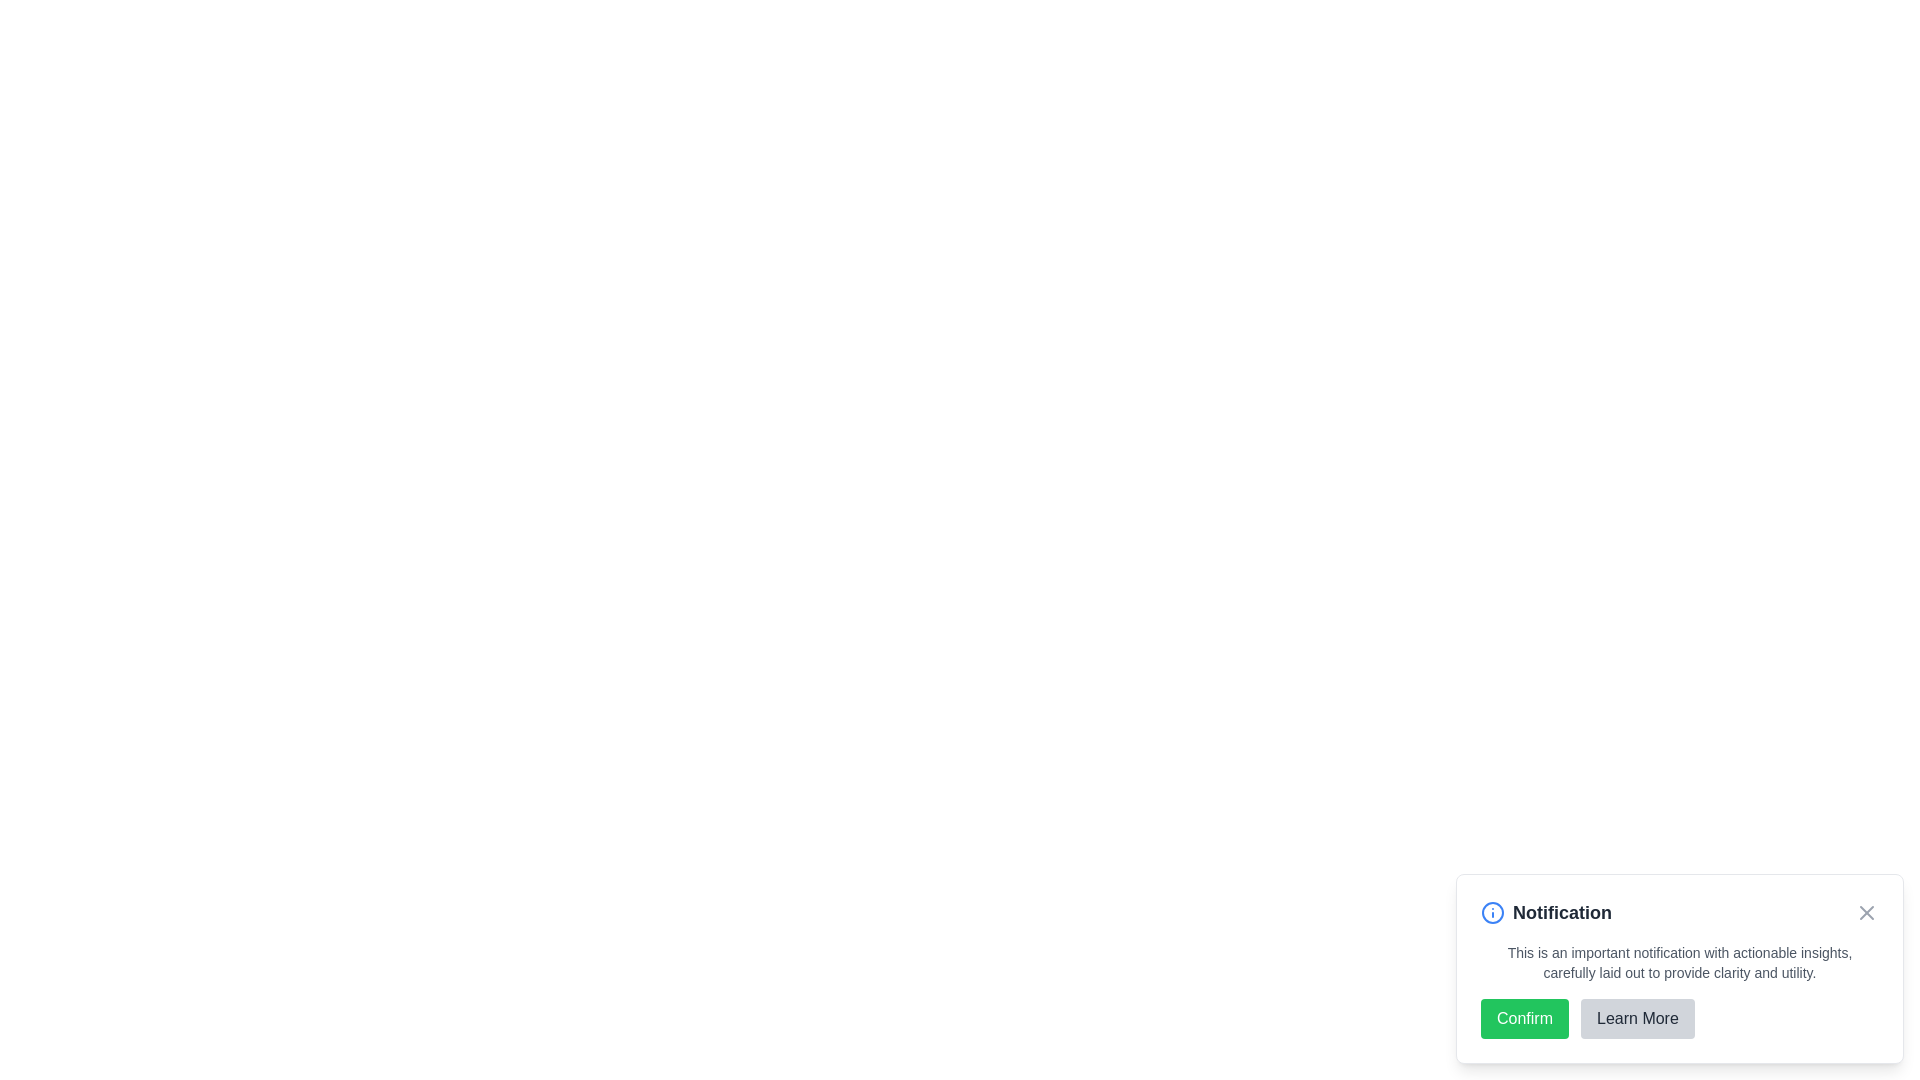 Image resolution: width=1920 pixels, height=1080 pixels. What do you see at coordinates (1492, 913) in the screenshot?
I see `the circular icon with a blue outline and an exclamation mark, located at the top left corner of the notification header, next to the 'Notification' title` at bounding box center [1492, 913].